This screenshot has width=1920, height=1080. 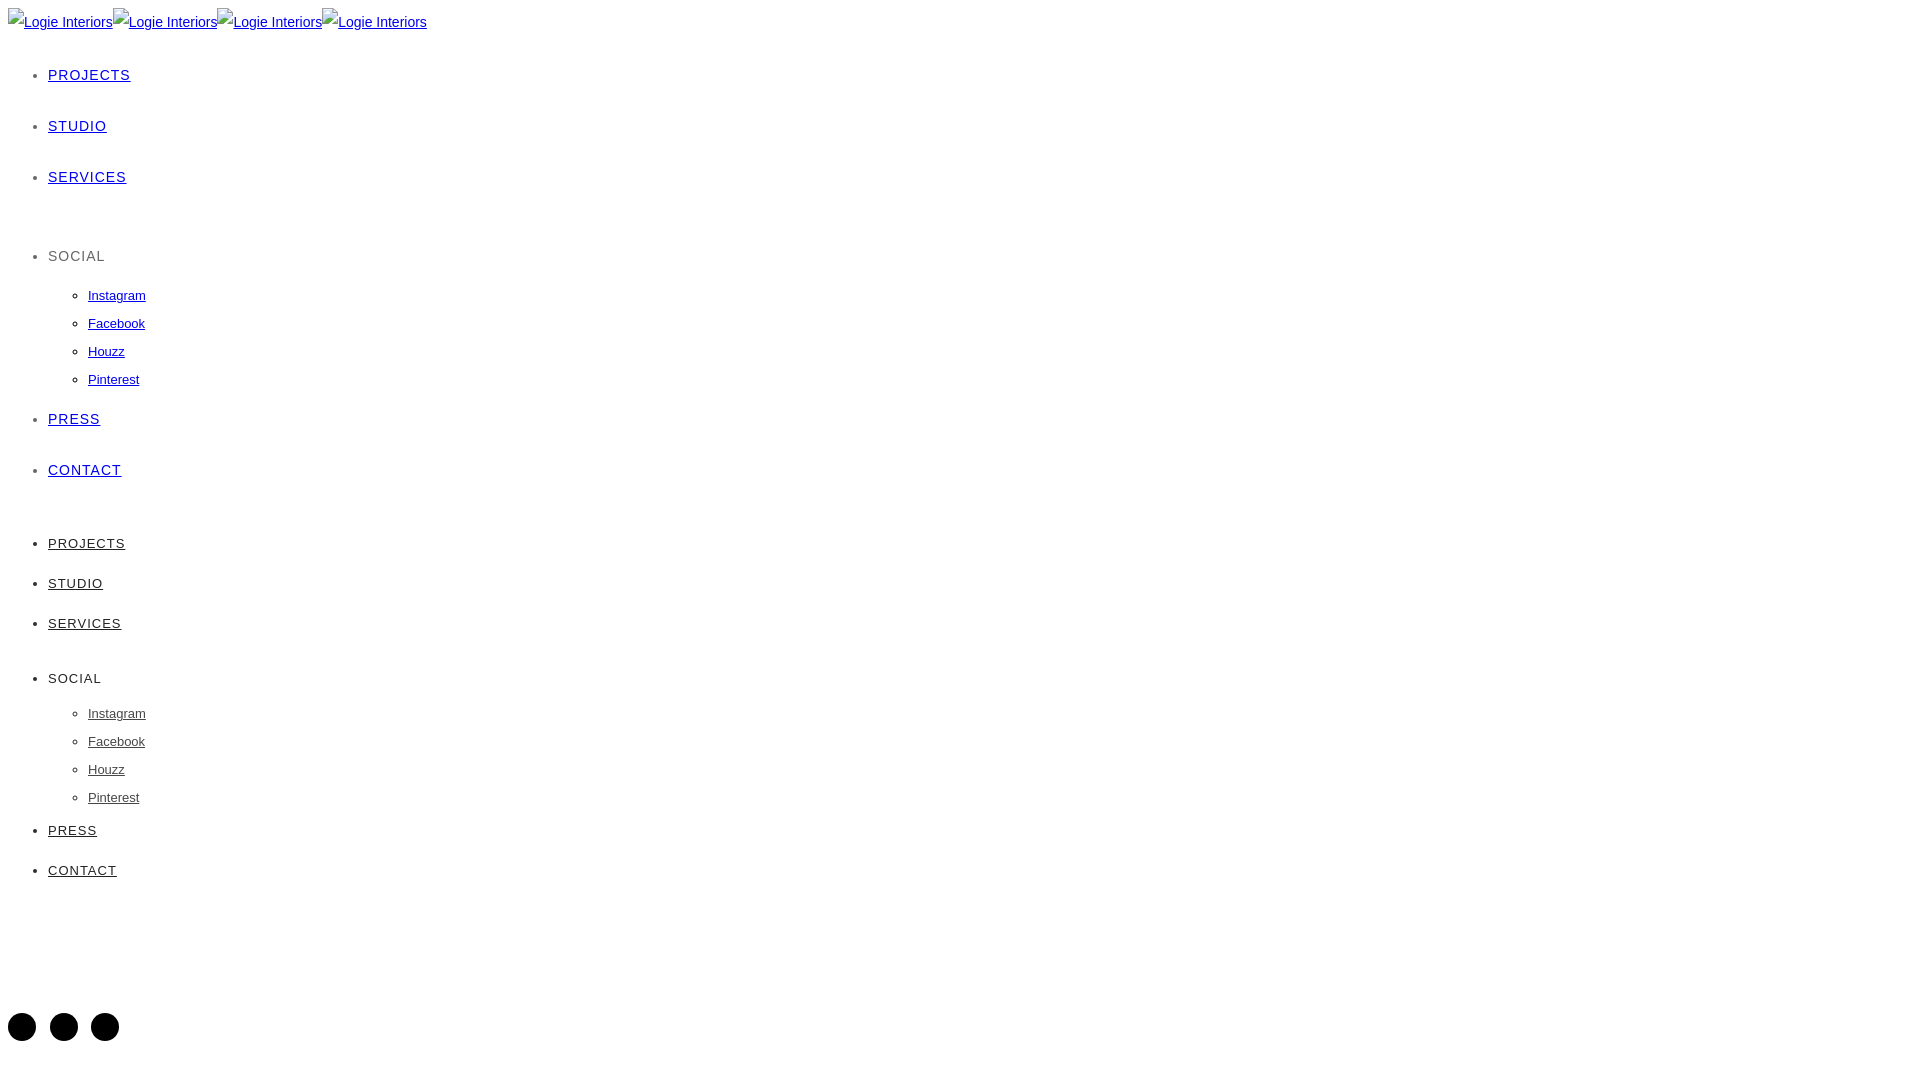 I want to click on 'Pinterest', so click(x=112, y=379).